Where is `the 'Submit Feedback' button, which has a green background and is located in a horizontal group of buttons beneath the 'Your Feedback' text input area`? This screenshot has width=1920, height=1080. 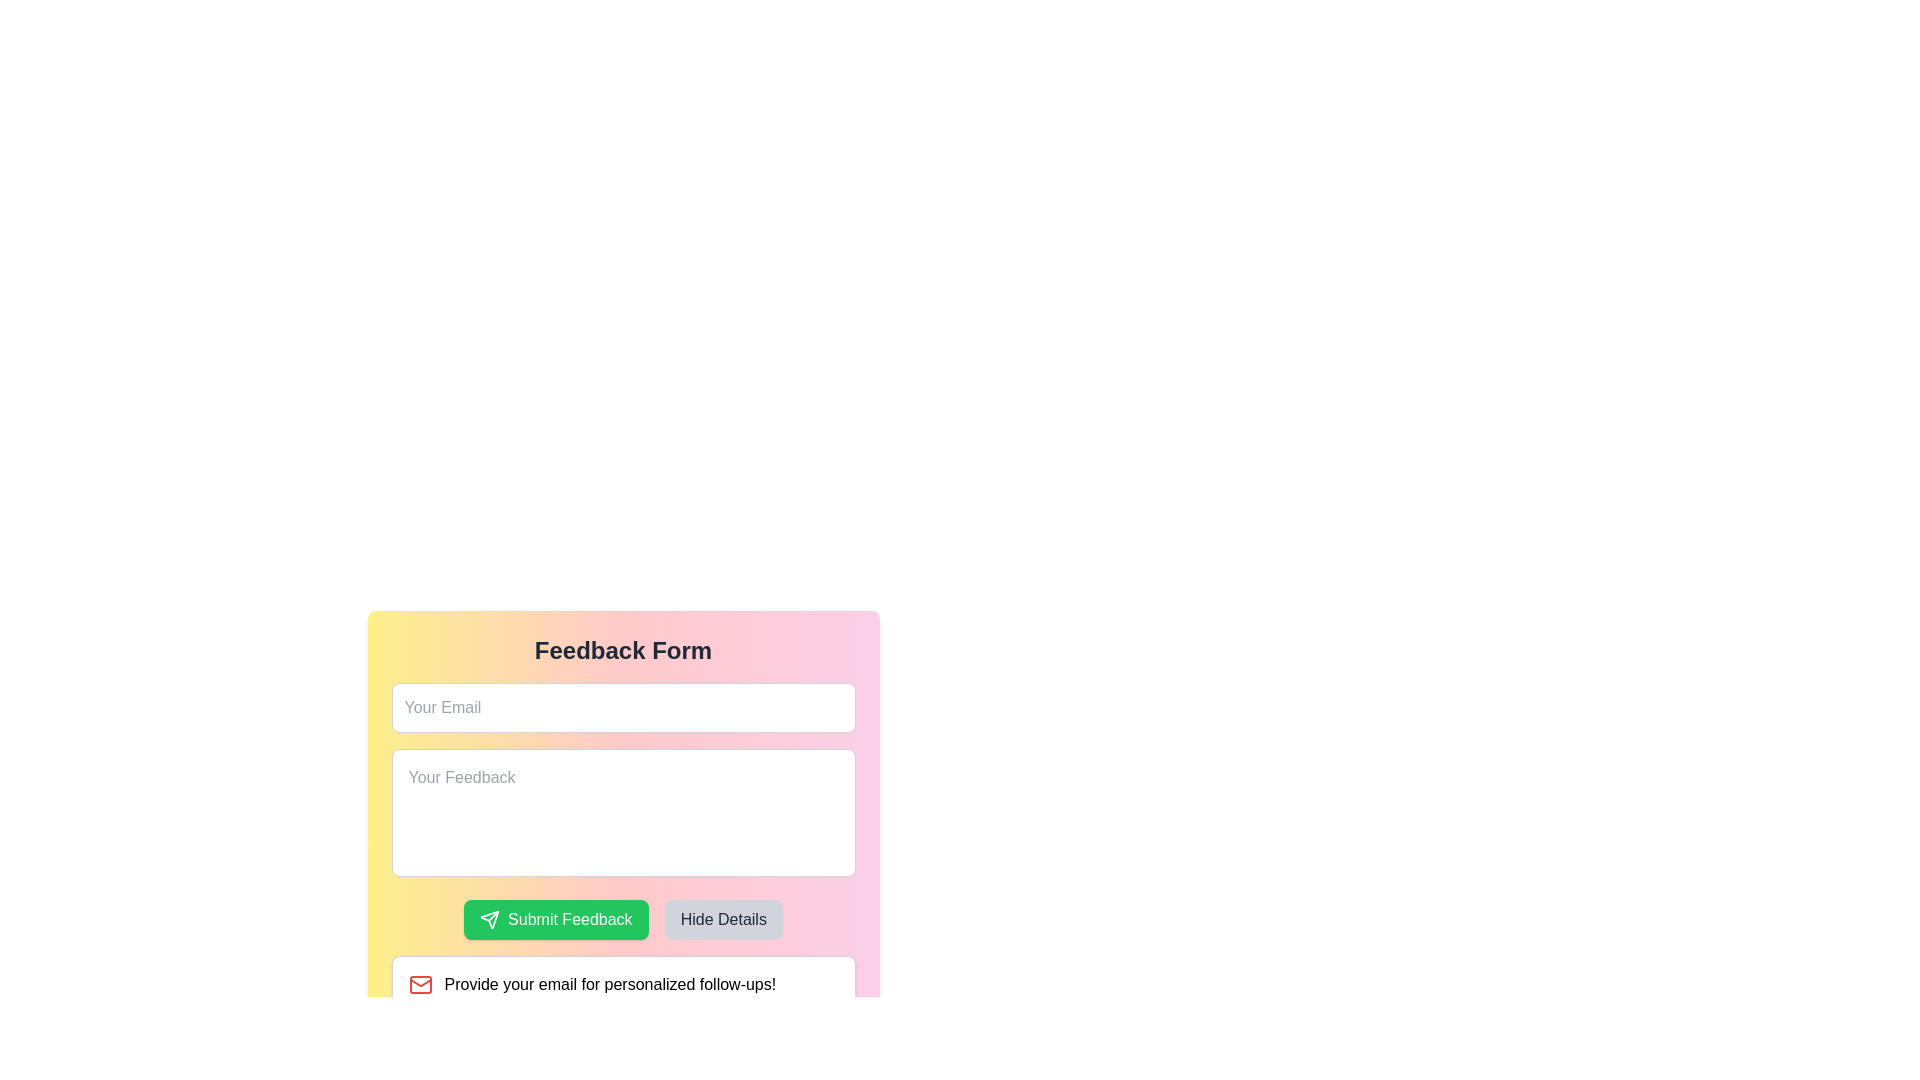
the 'Submit Feedback' button, which has a green background and is located in a horizontal group of buttons beneath the 'Your Feedback' text input area is located at coordinates (622, 920).